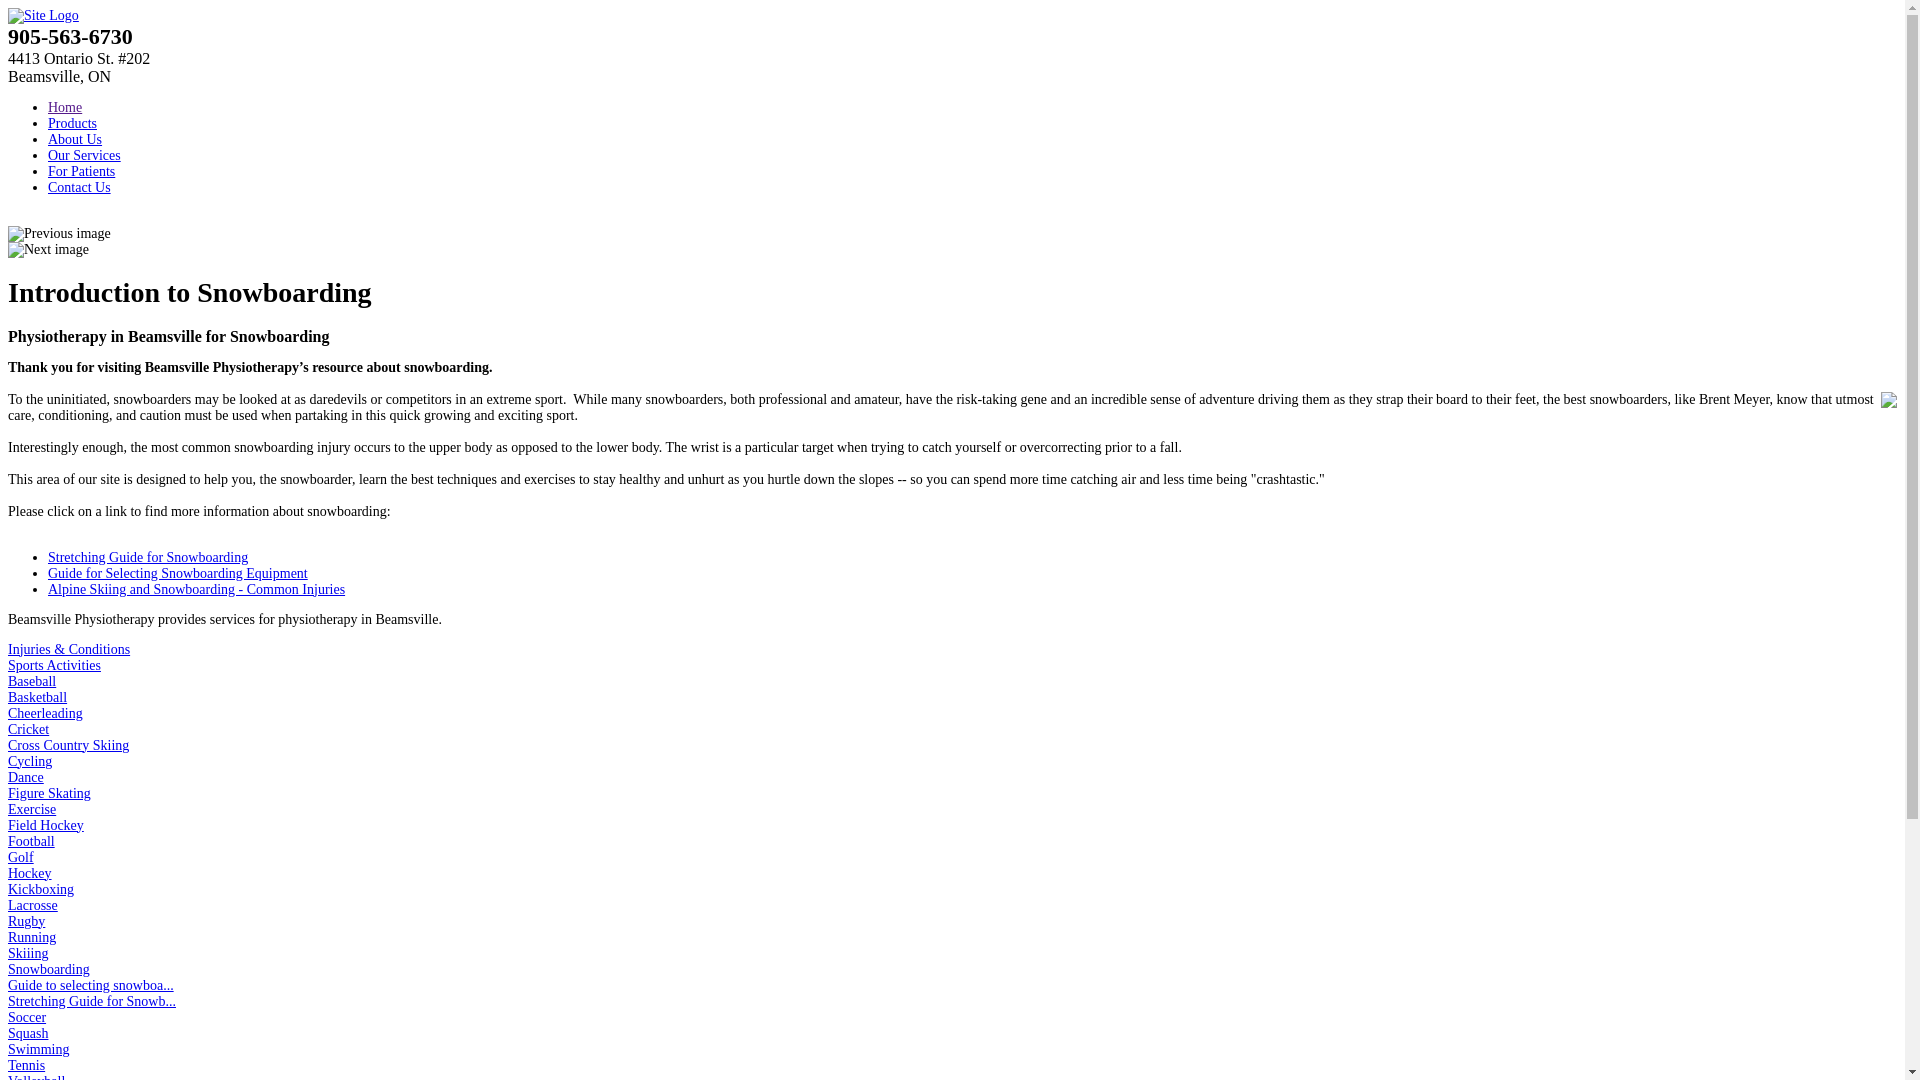 The width and height of the screenshot is (1920, 1080). I want to click on 'For Patients', so click(80, 170).